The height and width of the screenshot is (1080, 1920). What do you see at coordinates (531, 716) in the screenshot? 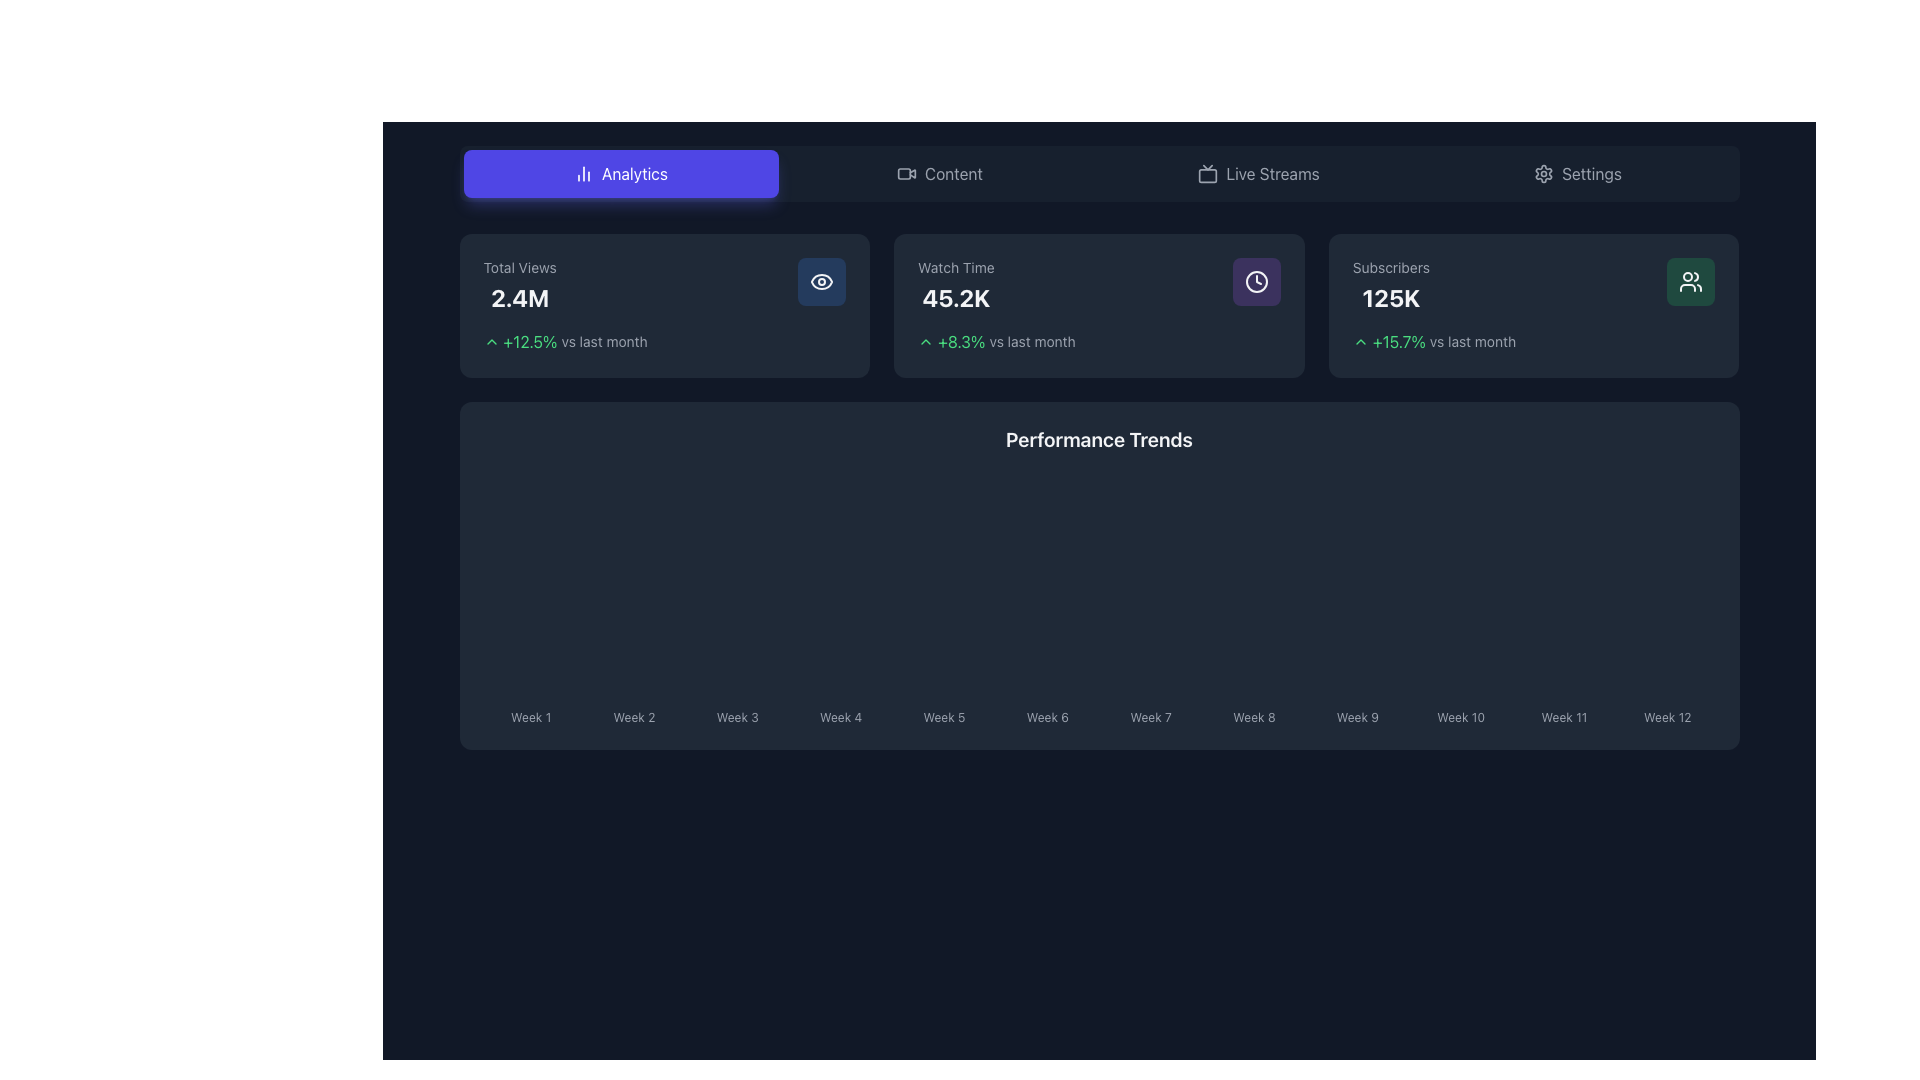
I see `the first week's performance data label, which is located at the bottom-left corner of the trend tracking interface, directly to the left of 'Week 2'` at bounding box center [531, 716].